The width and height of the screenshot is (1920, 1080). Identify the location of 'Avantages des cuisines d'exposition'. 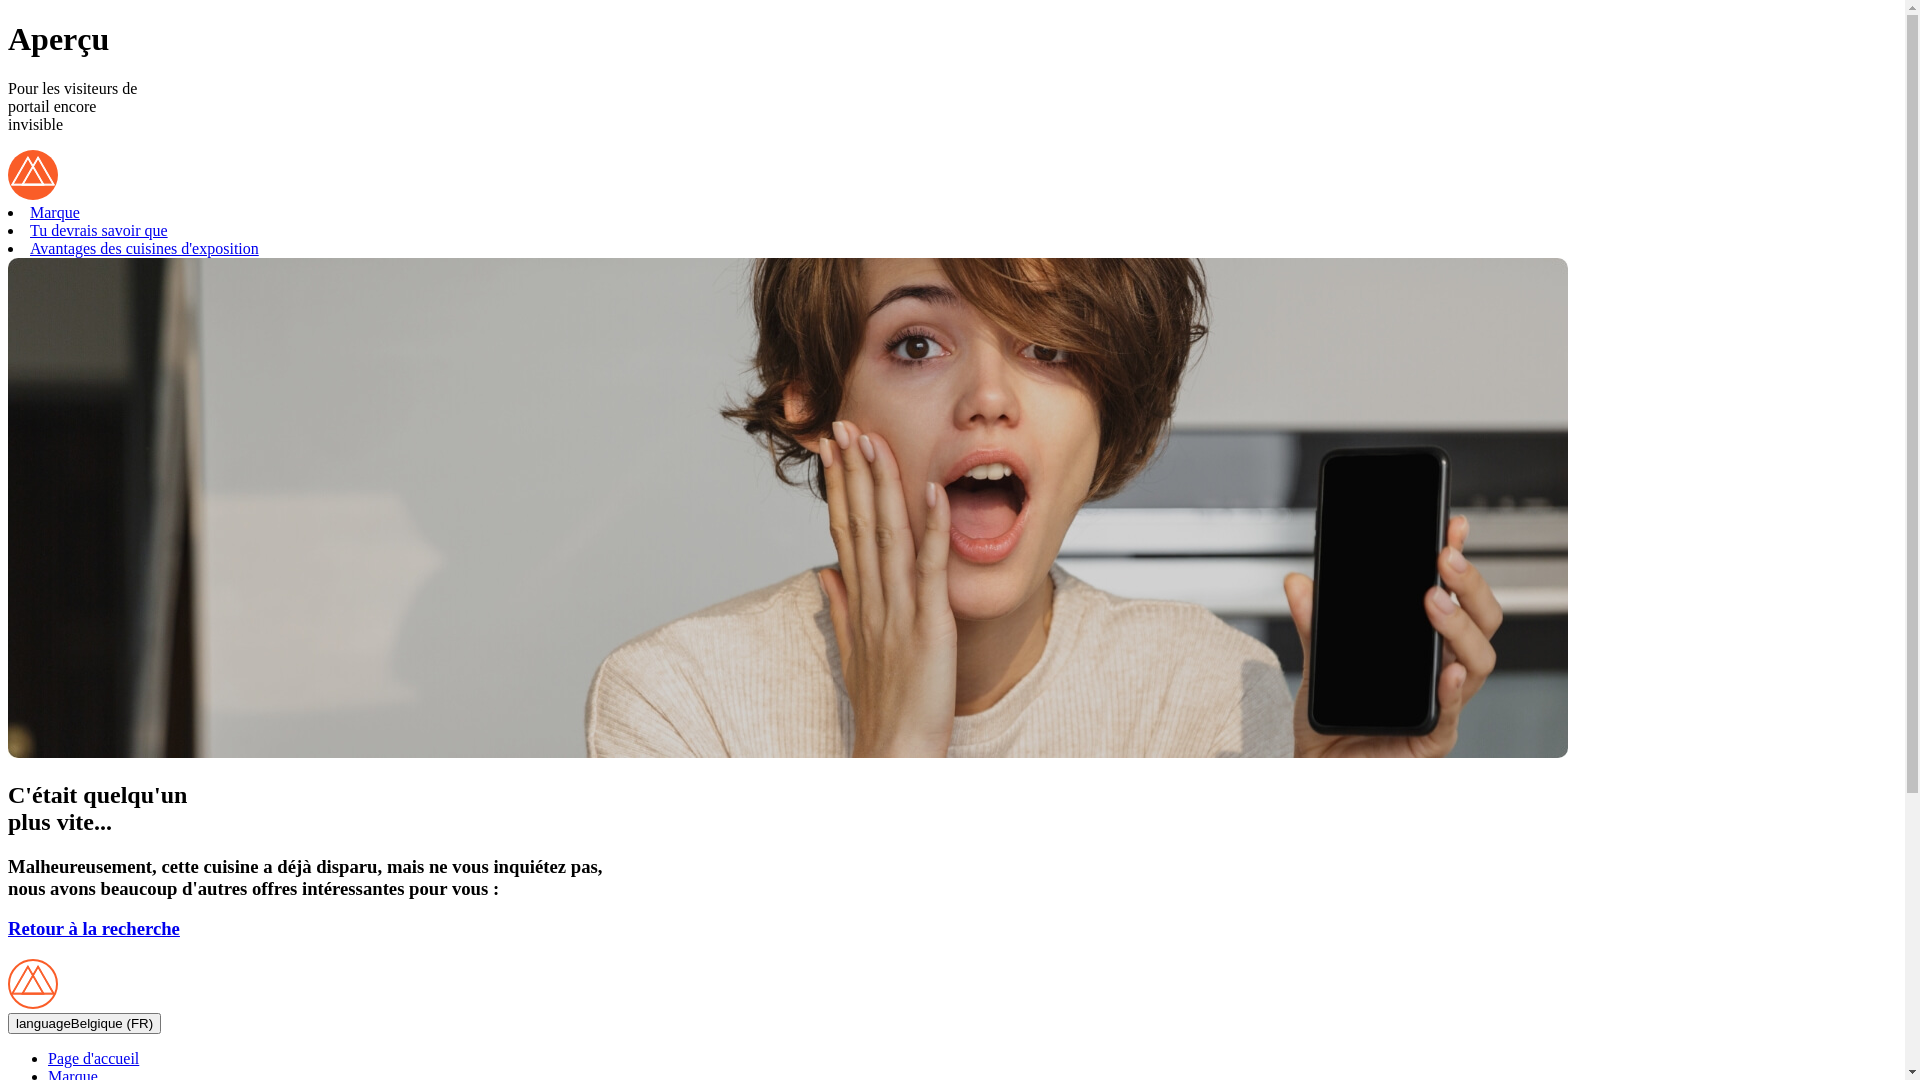
(143, 247).